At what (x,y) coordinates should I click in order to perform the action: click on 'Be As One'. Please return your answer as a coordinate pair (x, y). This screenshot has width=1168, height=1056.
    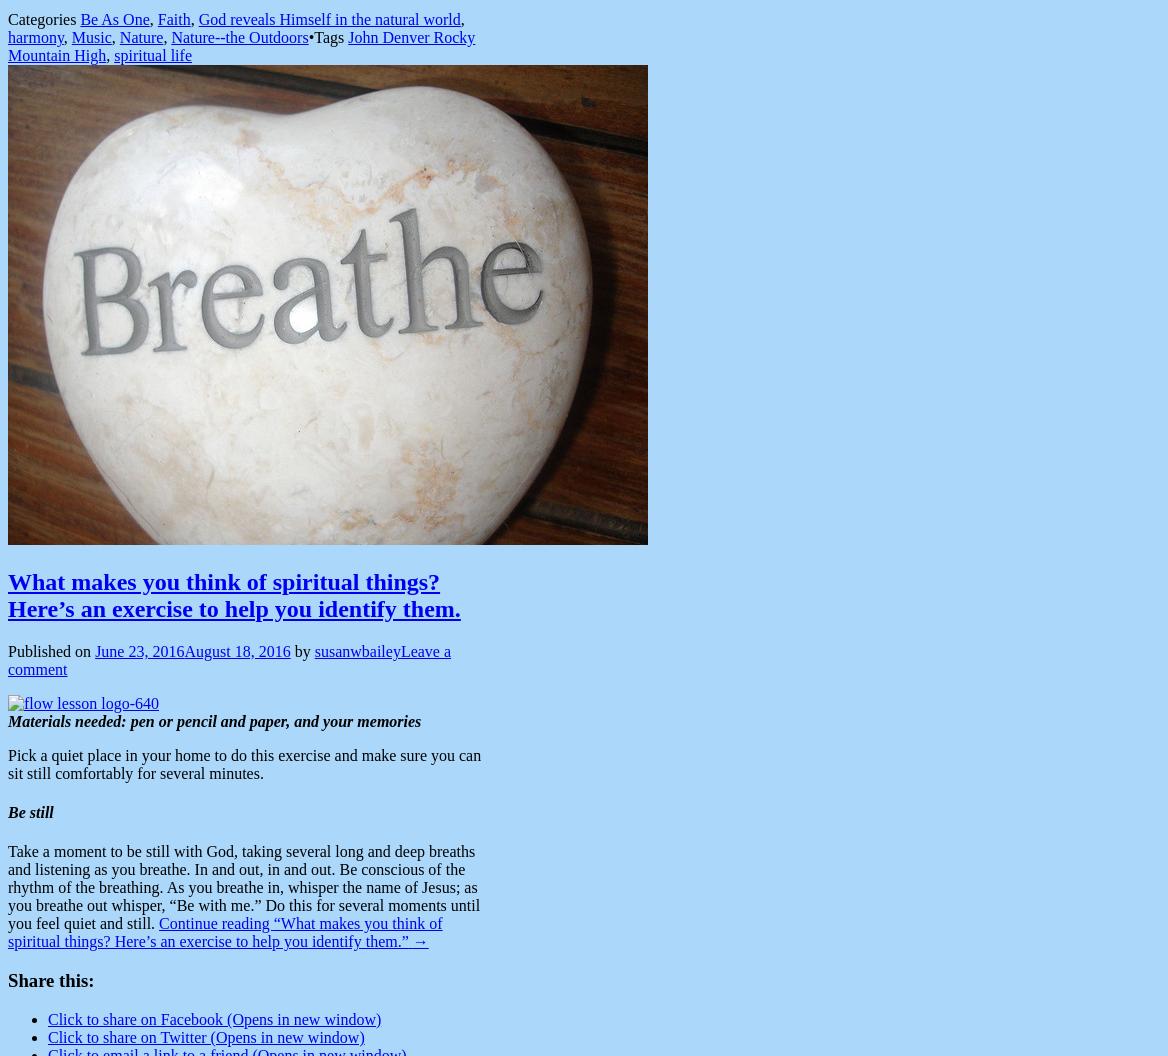
    Looking at the image, I should click on (79, 19).